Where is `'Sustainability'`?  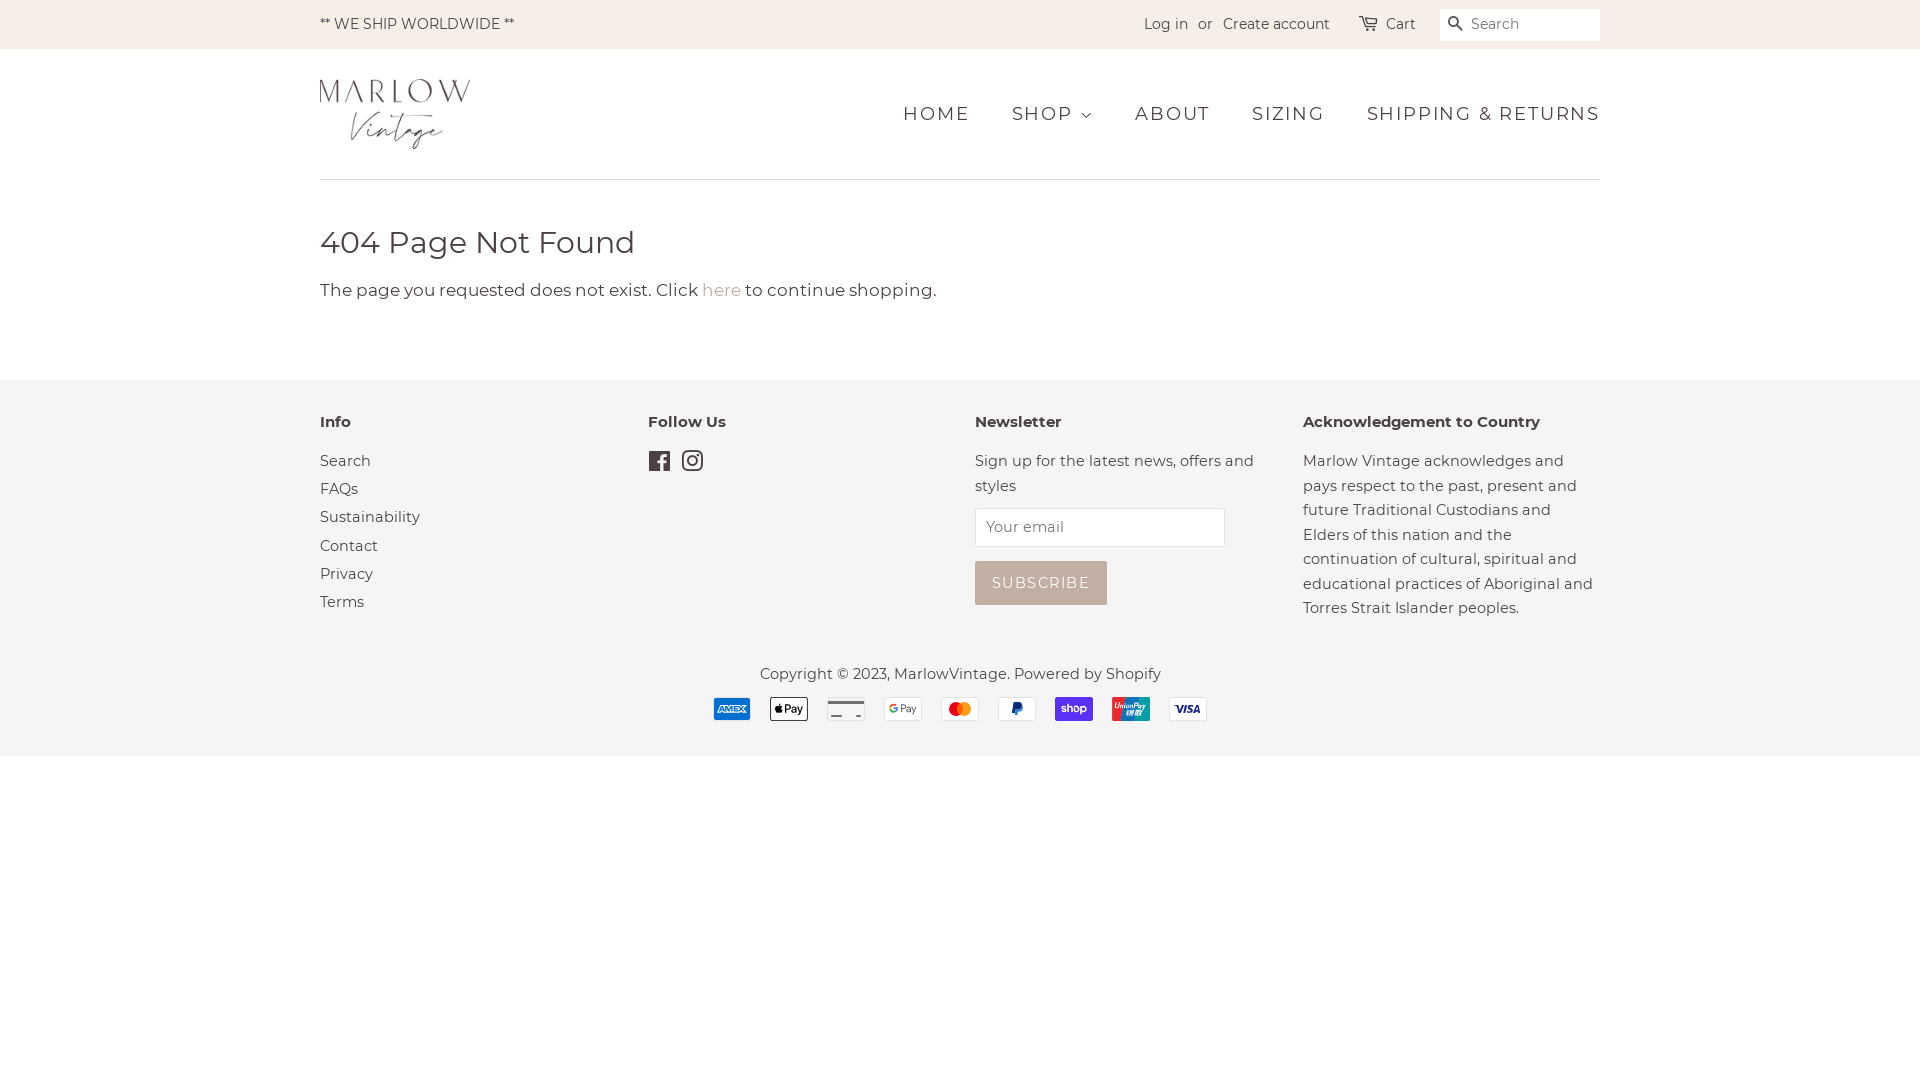 'Sustainability' is located at coordinates (369, 515).